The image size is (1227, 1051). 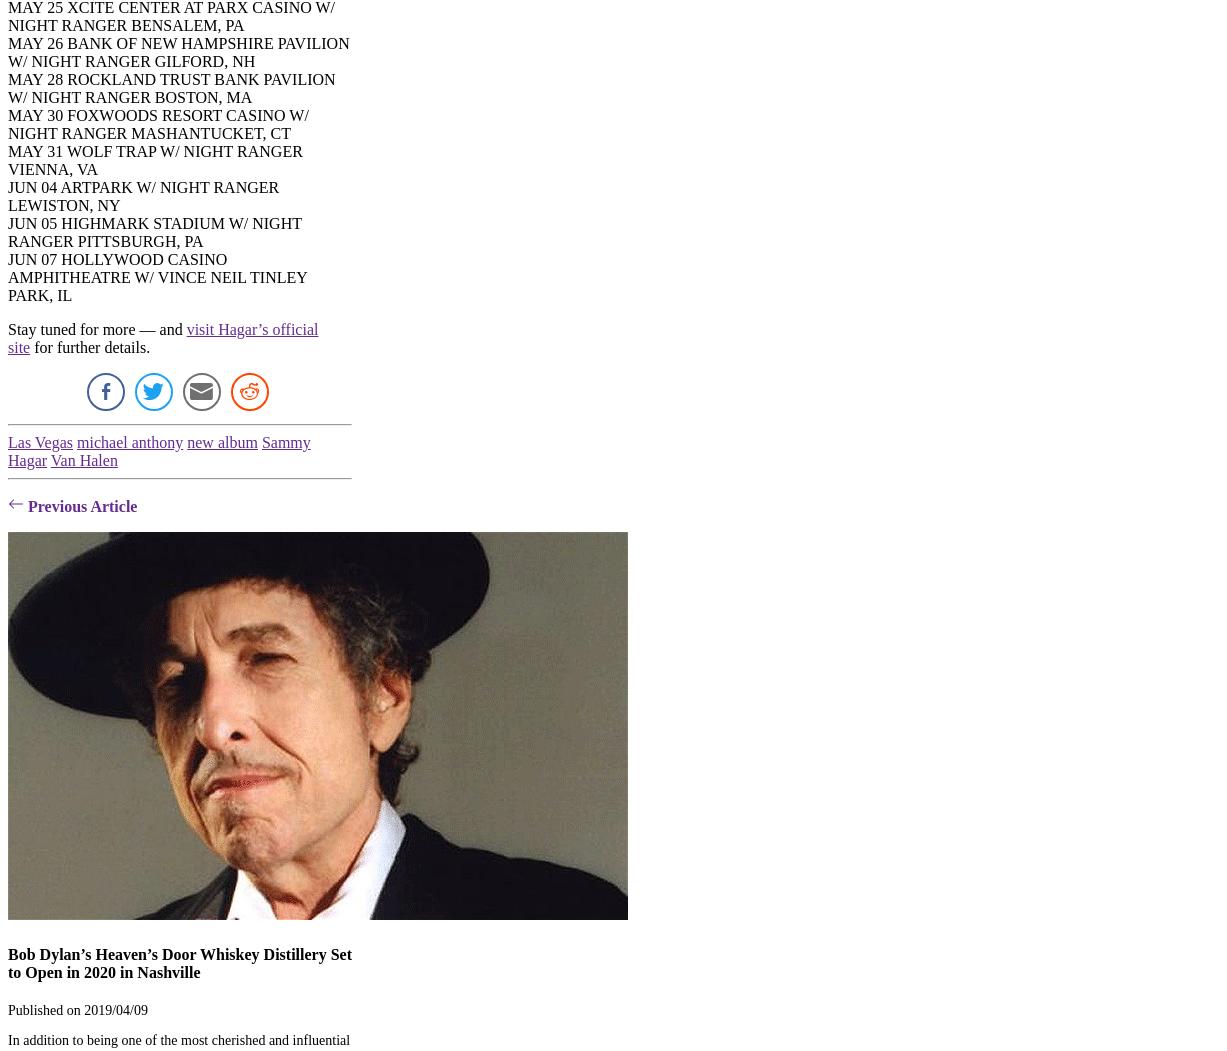 What do you see at coordinates (7, 961) in the screenshot?
I see `'Bob Dylan’s Heaven’s Door Whiskey Distillery Set to Open in 2020 in Nashville'` at bounding box center [7, 961].